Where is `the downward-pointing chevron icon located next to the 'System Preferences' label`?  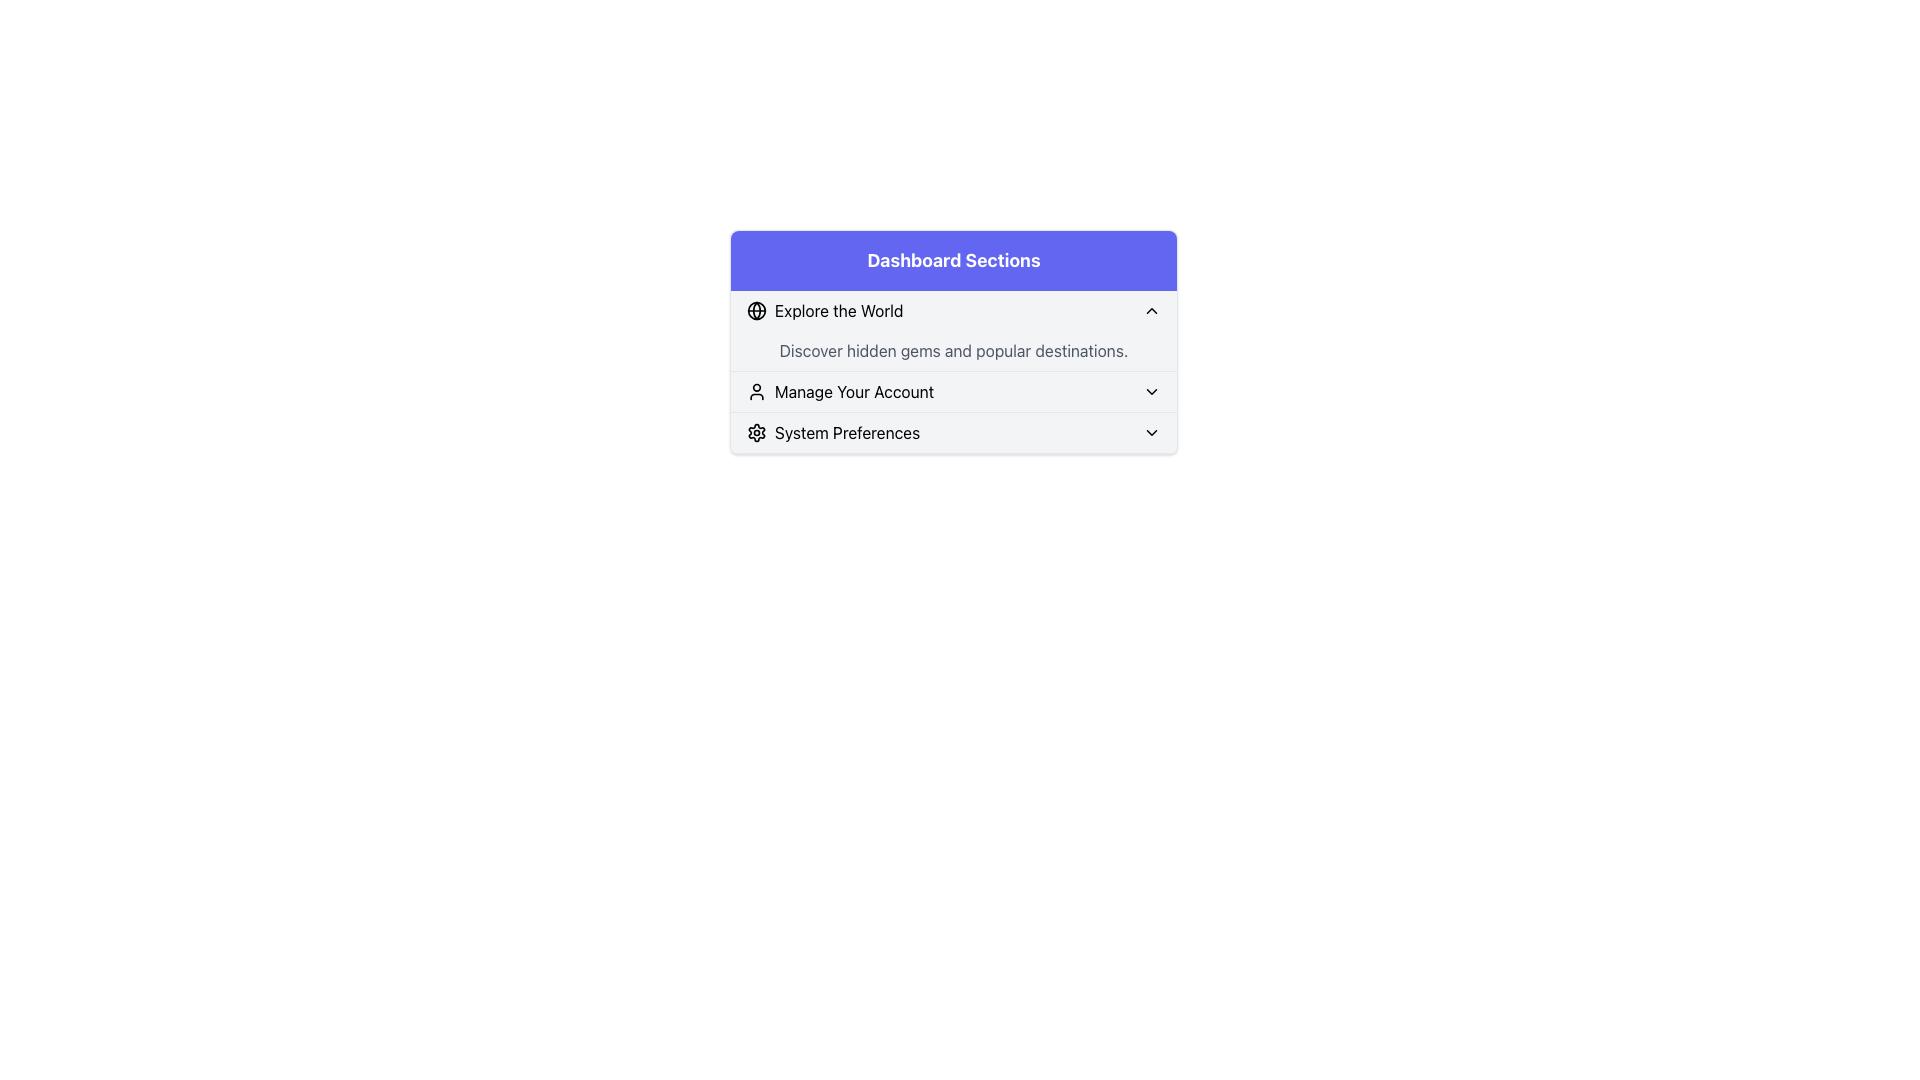
the downward-pointing chevron icon located next to the 'System Preferences' label is located at coordinates (1152, 431).